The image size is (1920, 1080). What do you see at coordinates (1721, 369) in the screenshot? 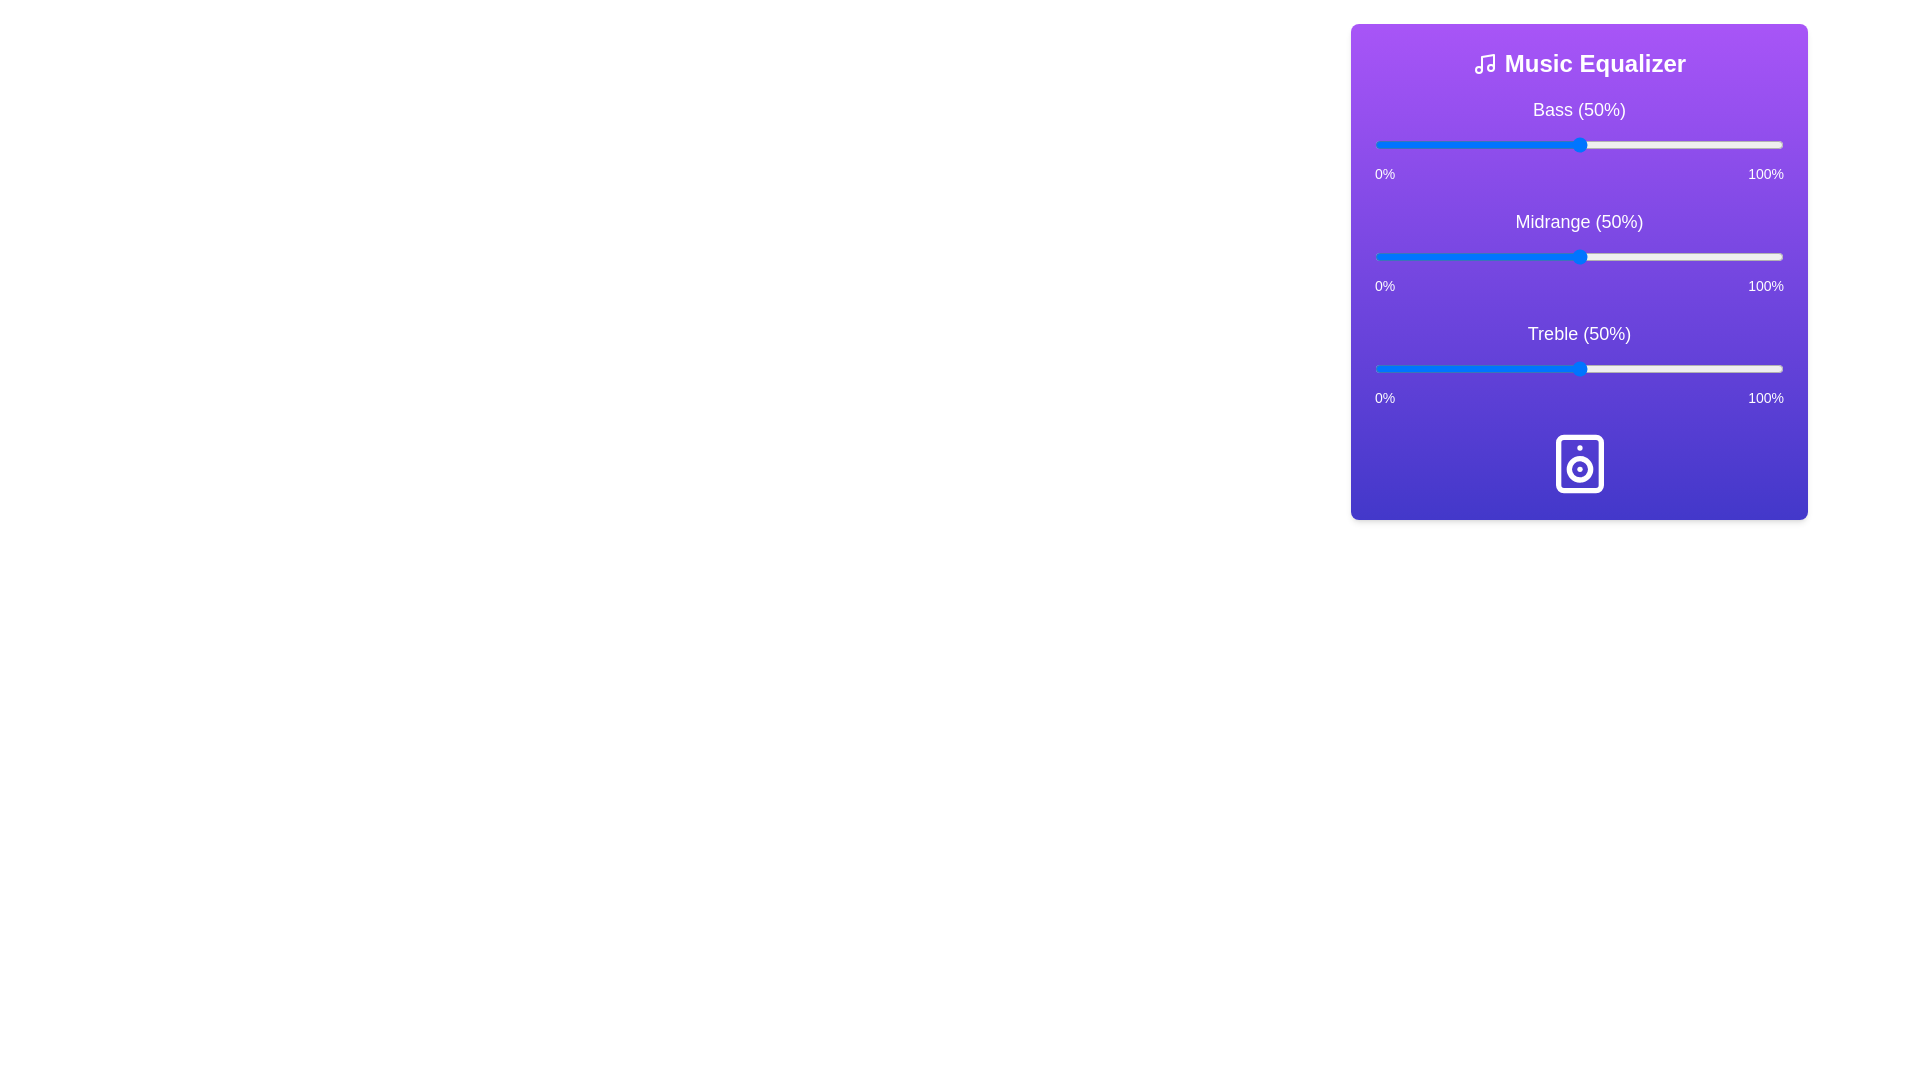
I see `the treble slider to 85%` at bounding box center [1721, 369].